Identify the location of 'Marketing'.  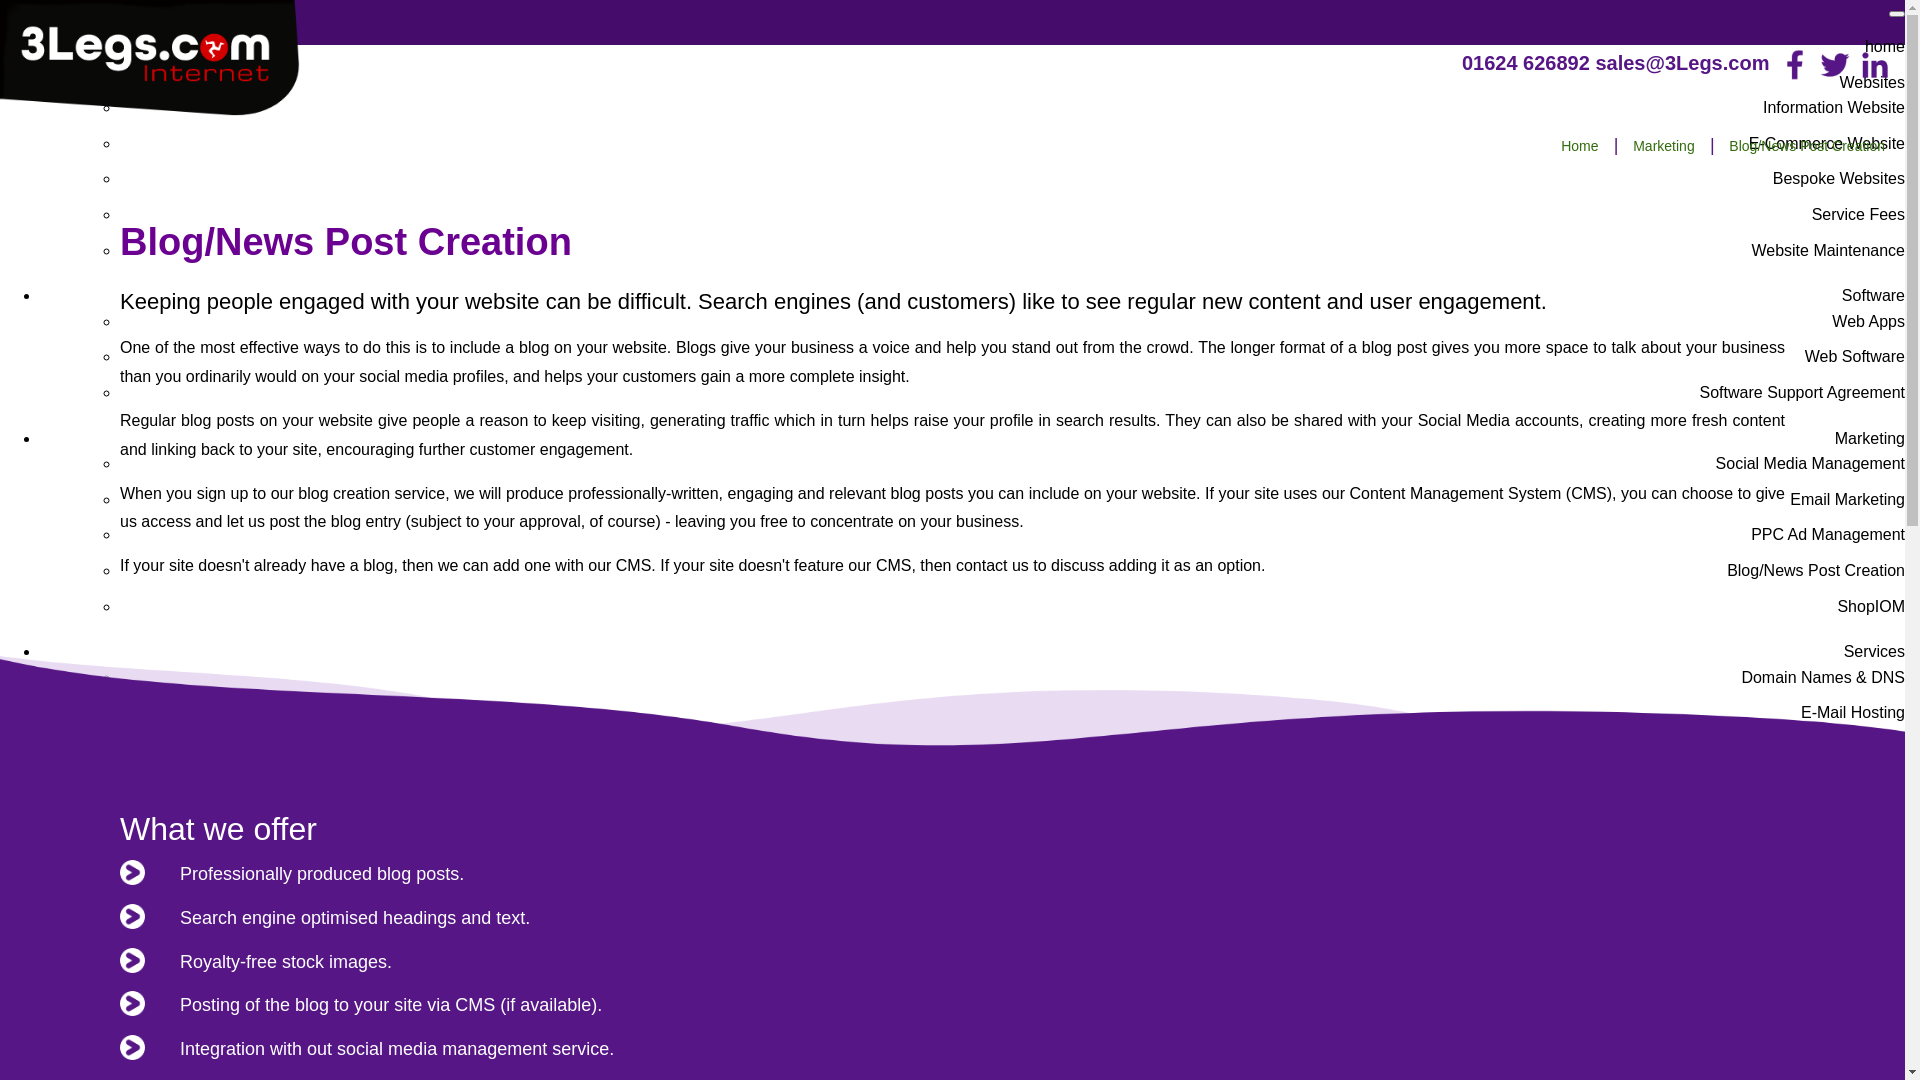
(1622, 145).